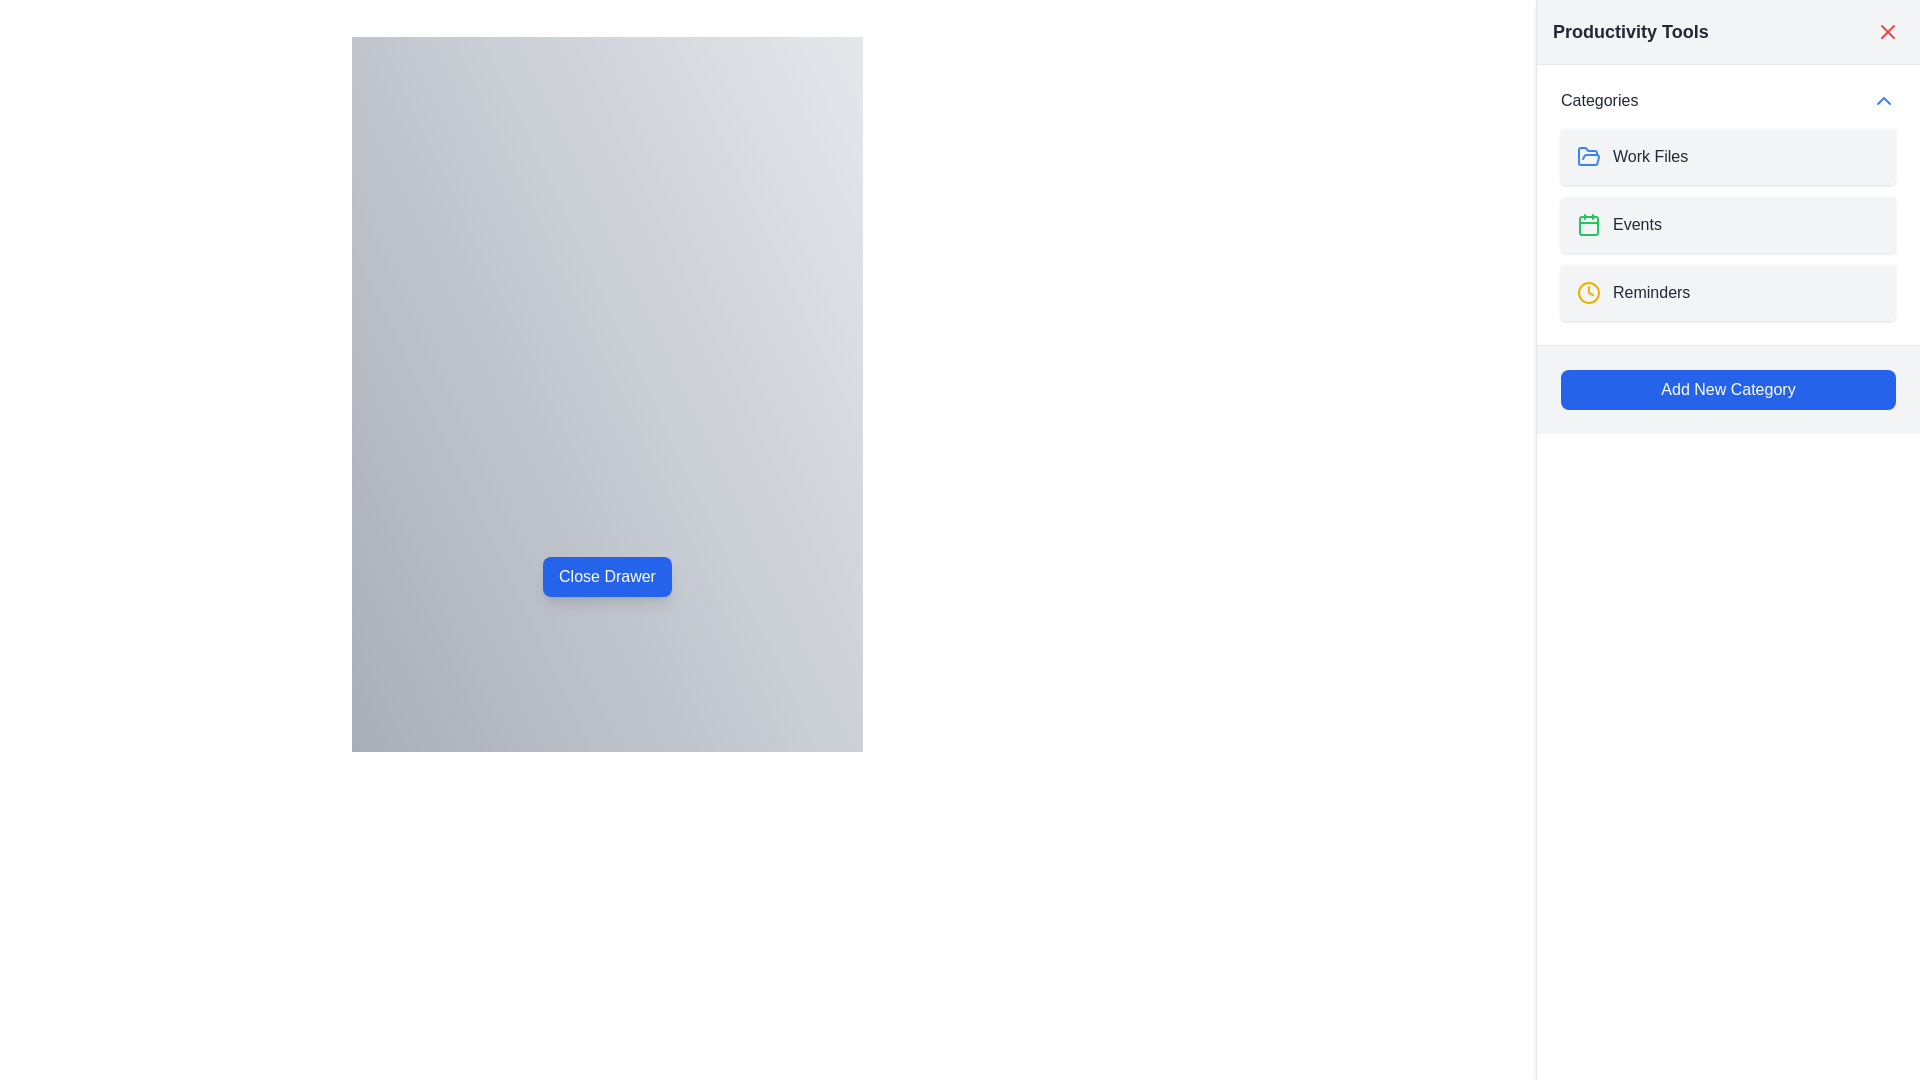  I want to click on the Dropdown toggle button located to the far-right of the 'Categories' header text in the 'Productivity Tools' panel, so click(1882, 100).